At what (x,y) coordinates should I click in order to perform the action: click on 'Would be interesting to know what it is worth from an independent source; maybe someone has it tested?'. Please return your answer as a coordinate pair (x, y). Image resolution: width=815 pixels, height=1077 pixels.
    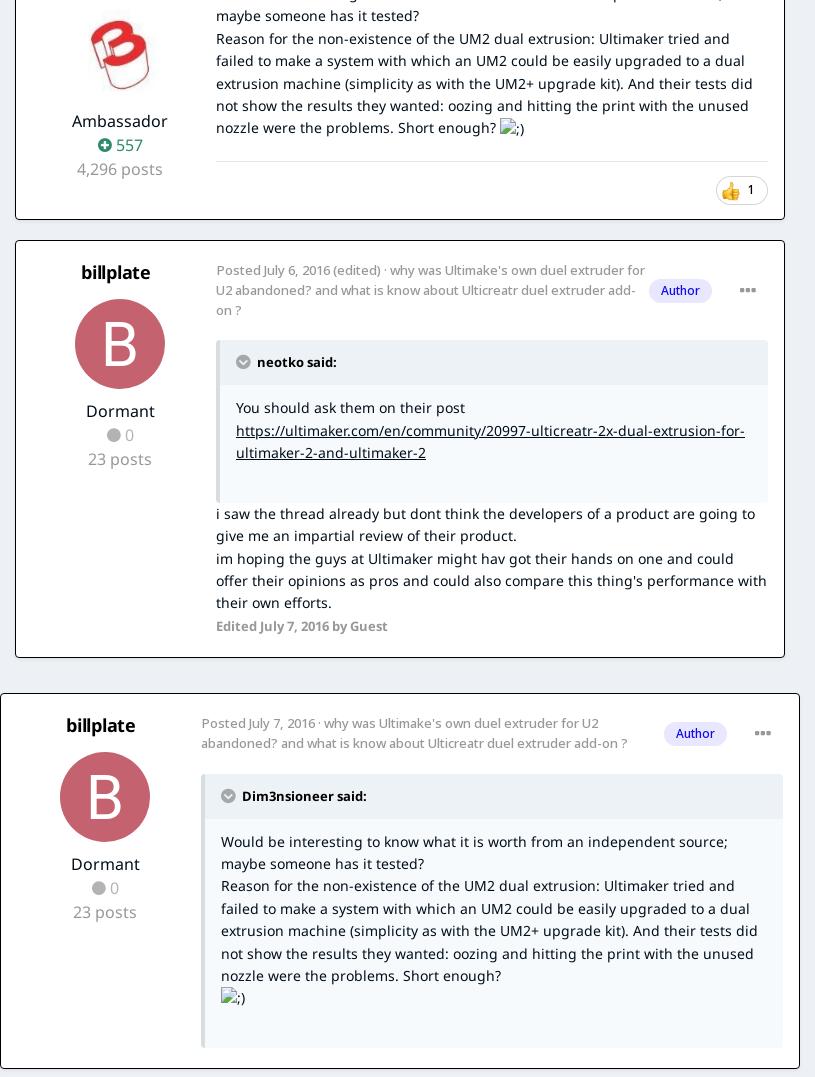
    Looking at the image, I should click on (474, 851).